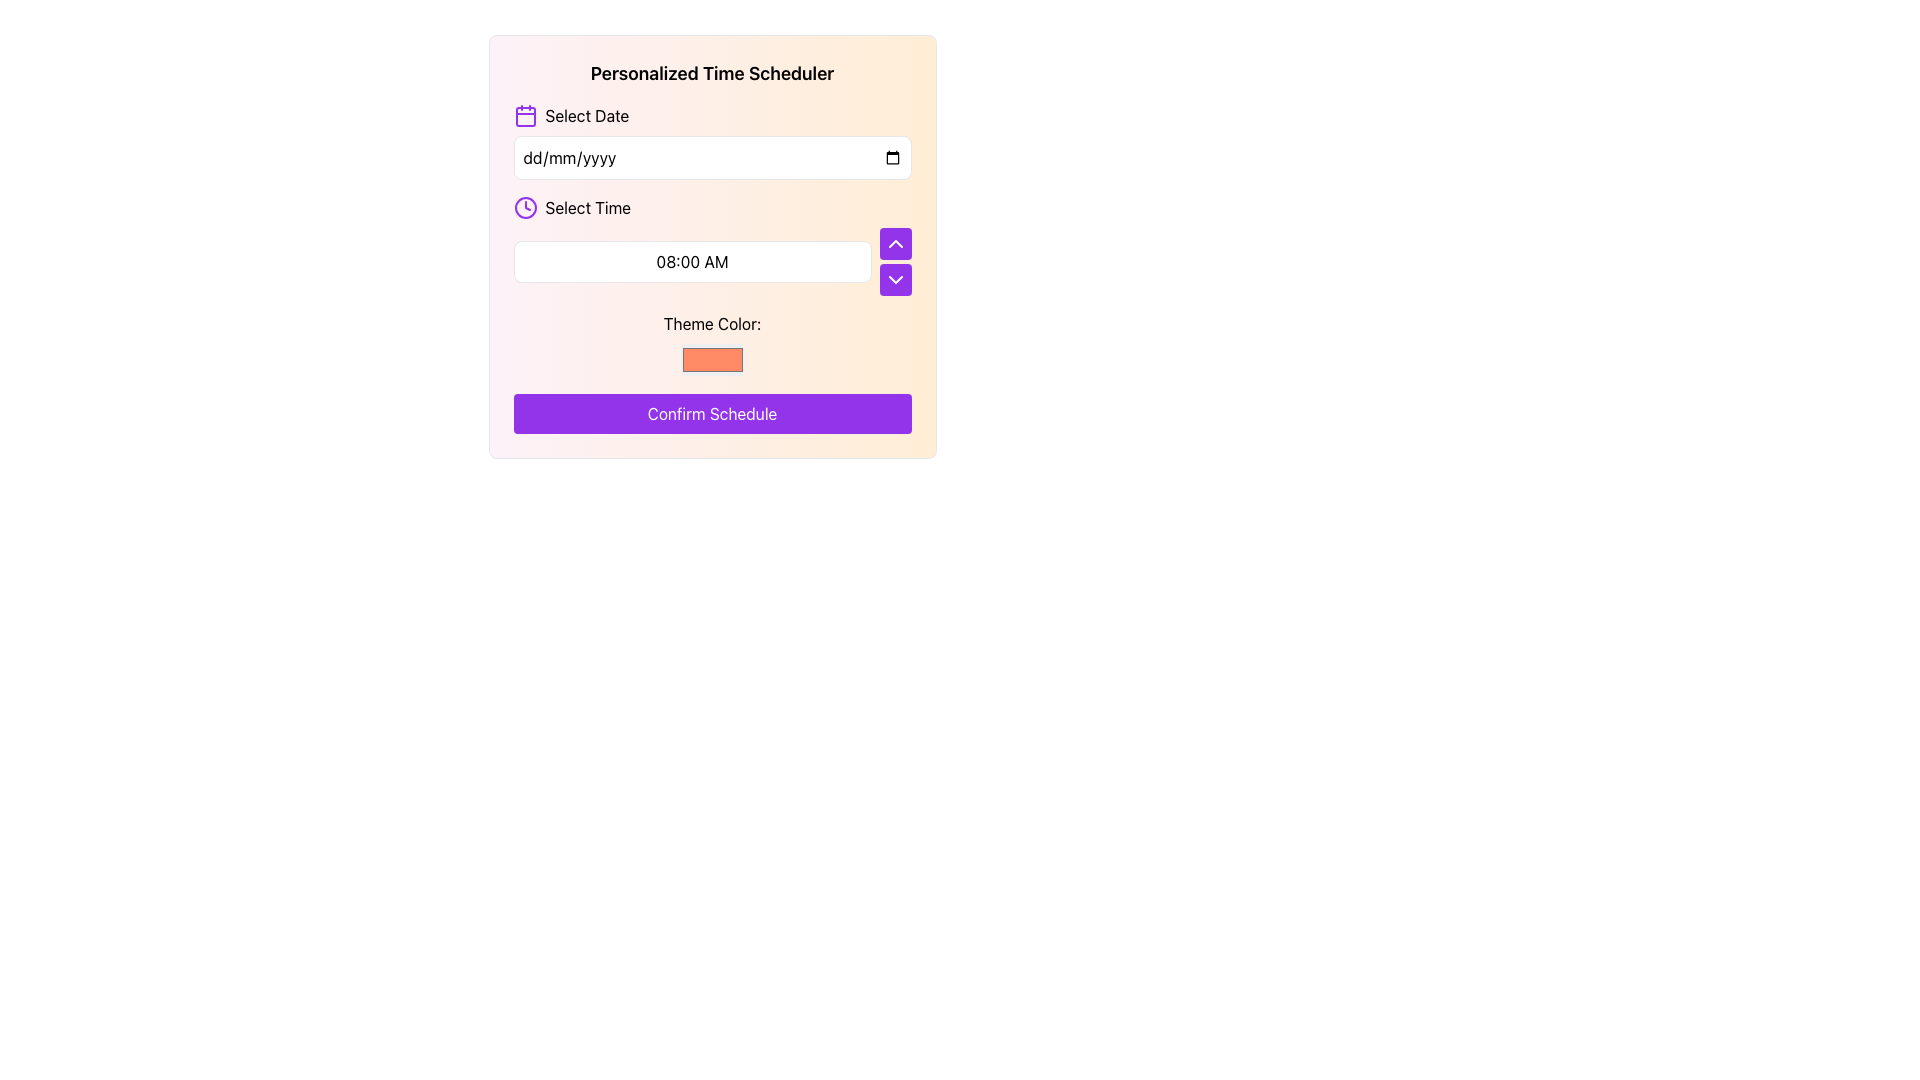 Image resolution: width=1920 pixels, height=1080 pixels. I want to click on the clock icon located to the left of the 'Select Time' label for accessibility purposes, so click(525, 208).